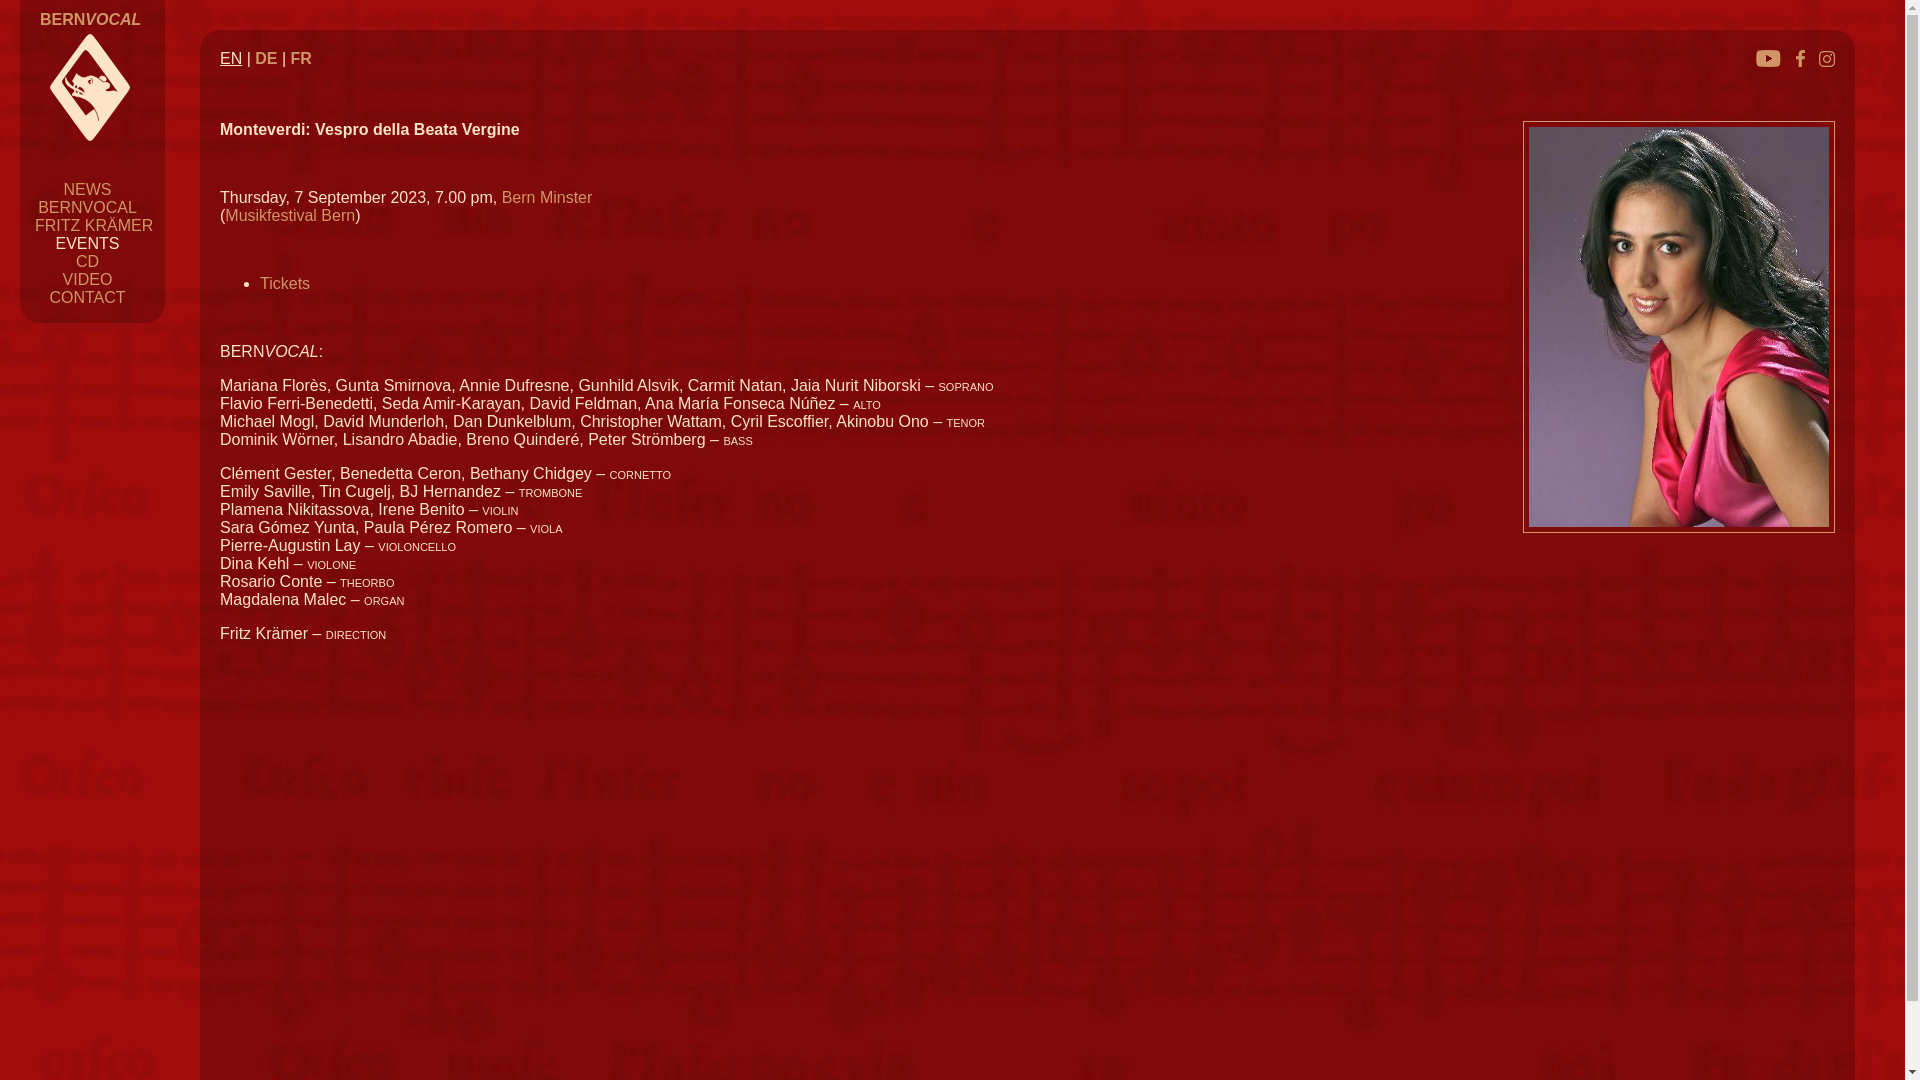  I want to click on 'VIDEO', so click(86, 279).